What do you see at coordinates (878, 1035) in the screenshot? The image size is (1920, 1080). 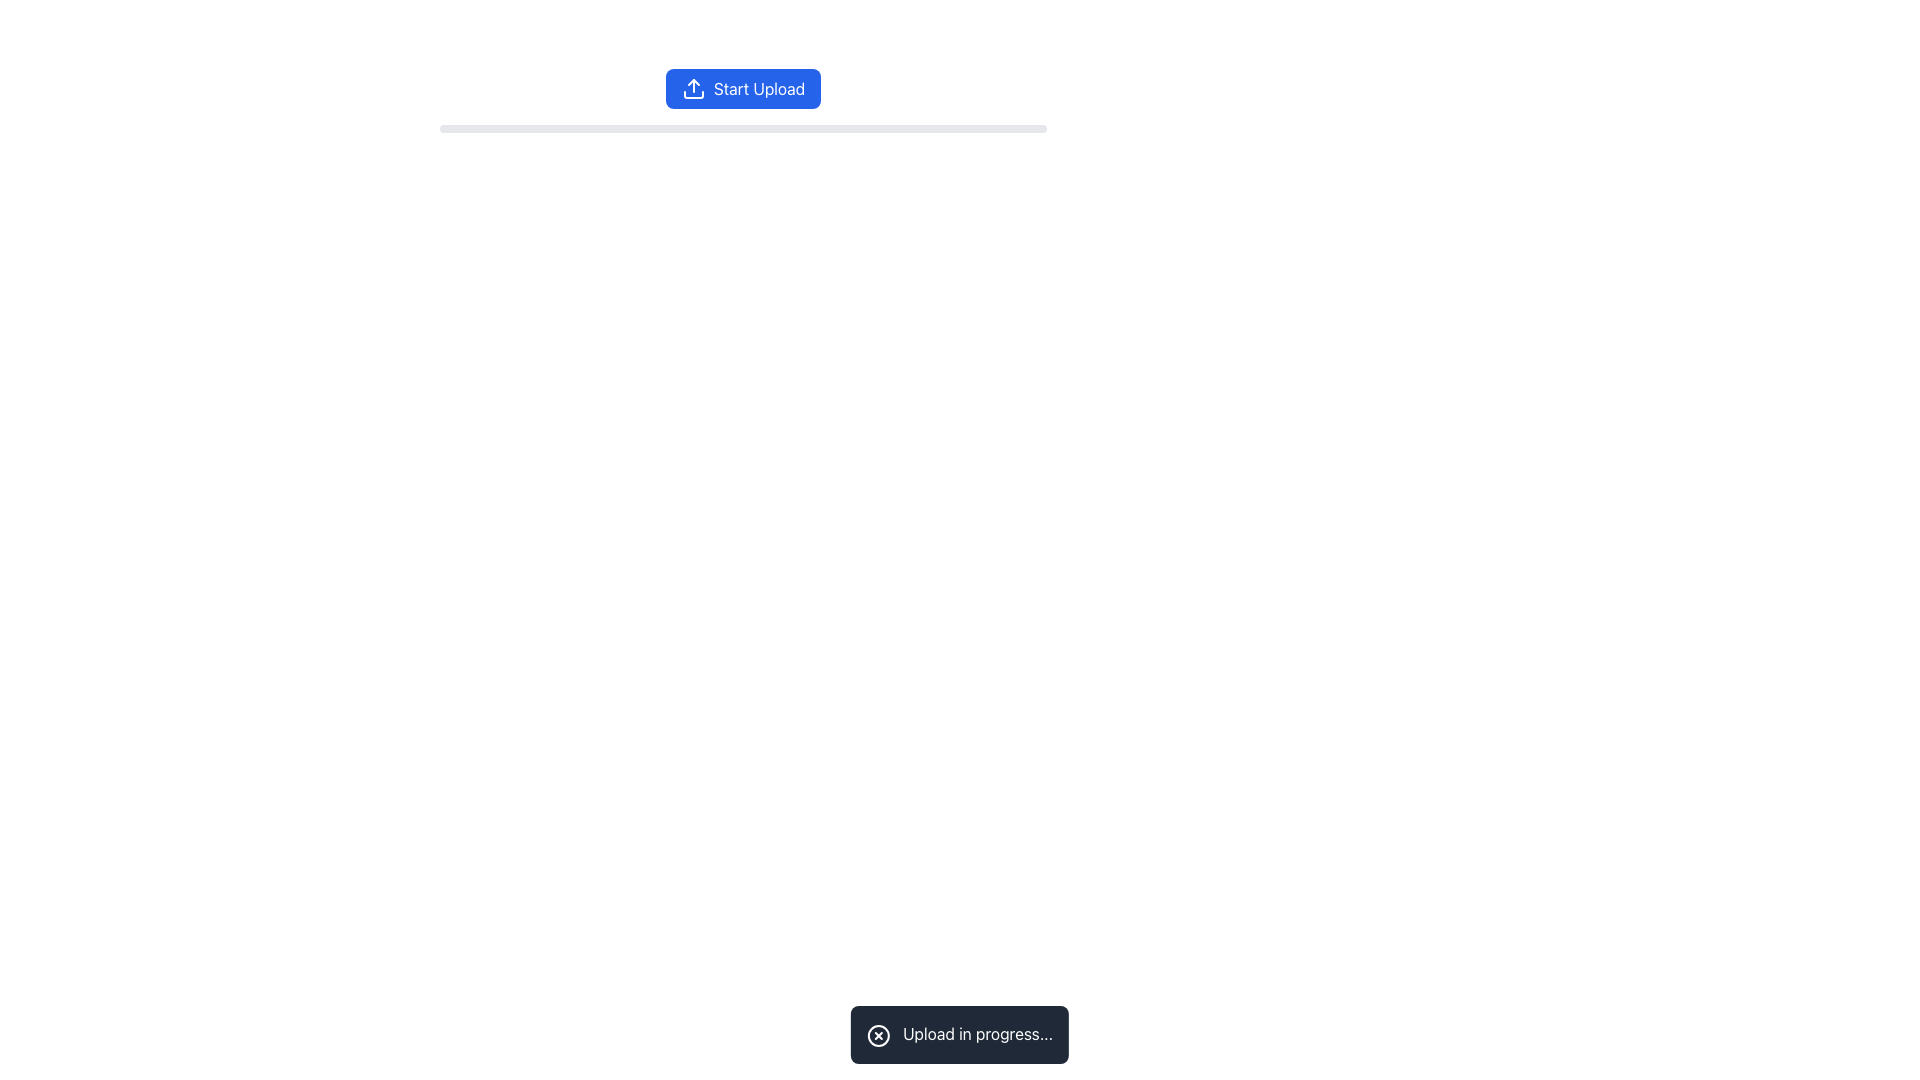 I see `the circular icon with a cross mark inside, located at the left side of the notification text 'Upload in progress...' in the notification box` at bounding box center [878, 1035].